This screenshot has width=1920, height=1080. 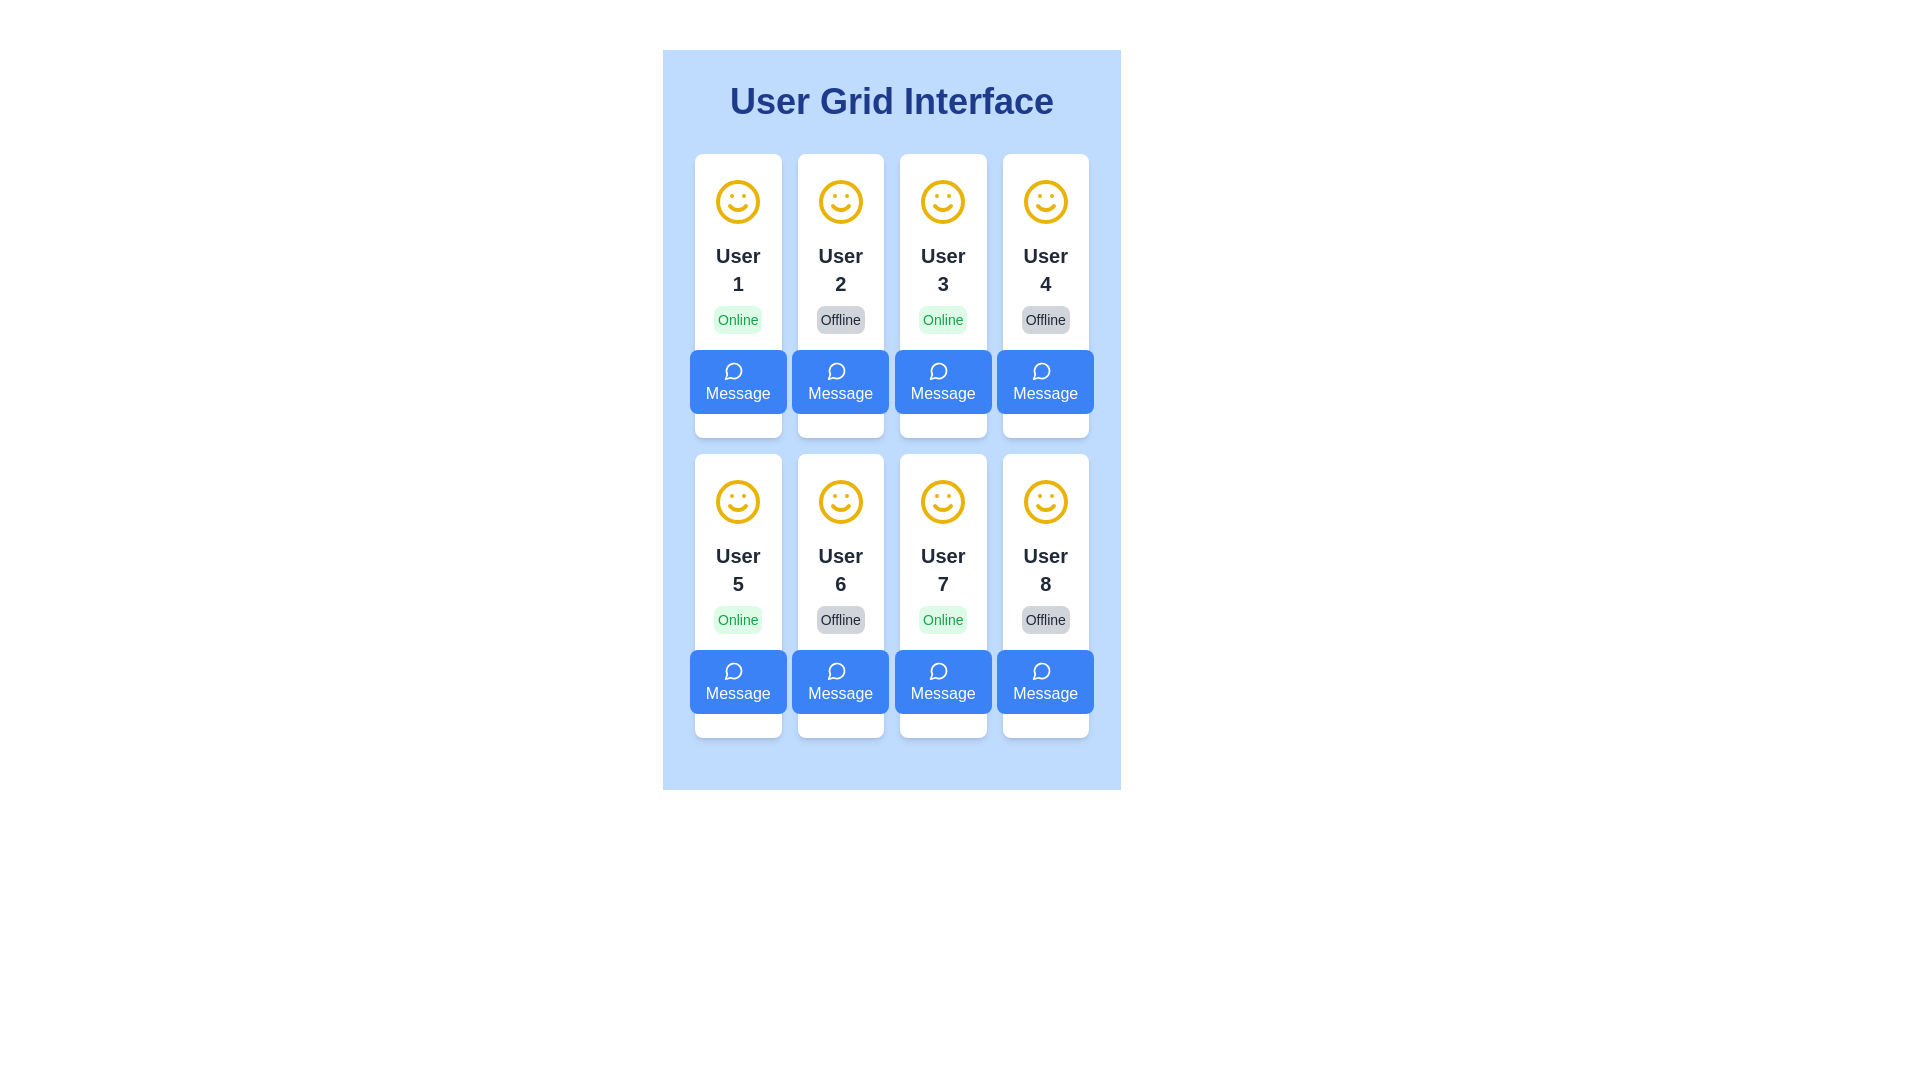 What do you see at coordinates (737, 681) in the screenshot?
I see `the 'Message' button located at the bottom of the user card for 'User 5' to initiate a messaging interaction` at bounding box center [737, 681].